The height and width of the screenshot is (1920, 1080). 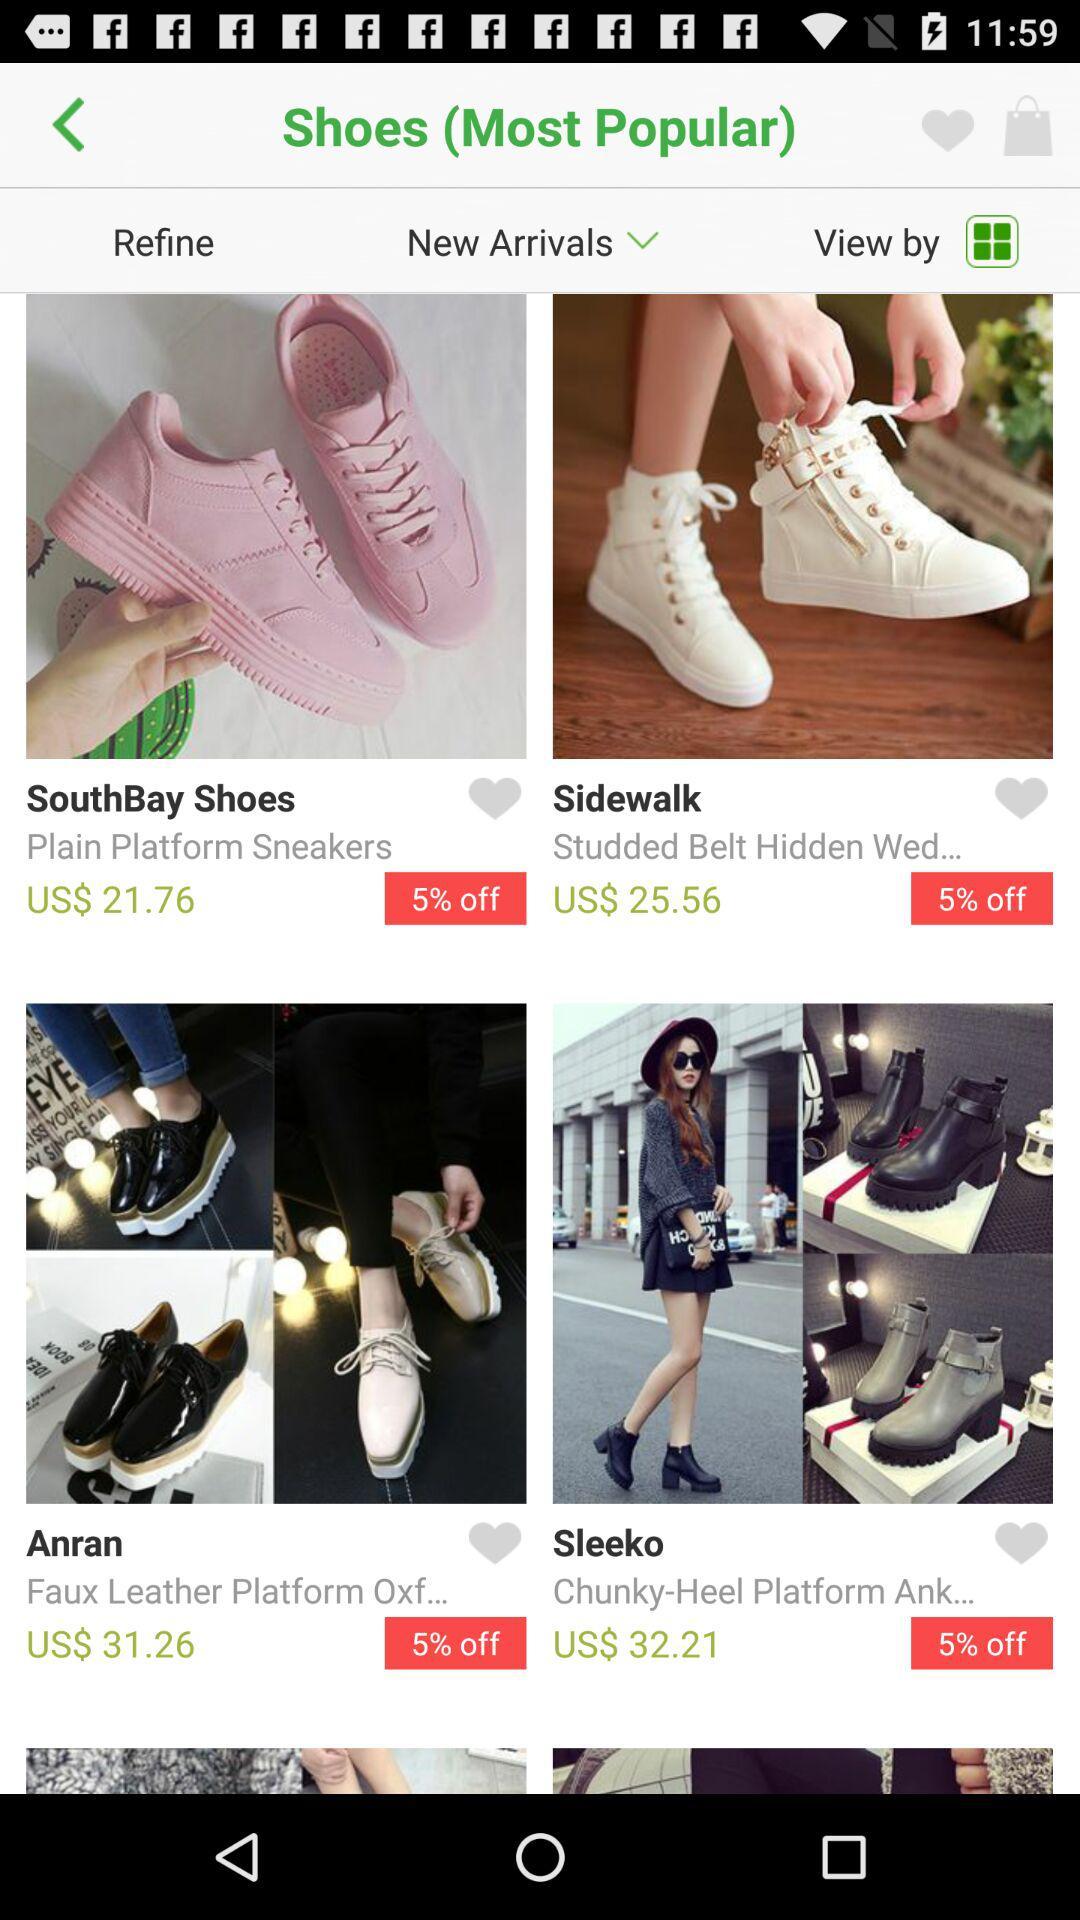 What do you see at coordinates (490, 822) in the screenshot?
I see `like` at bounding box center [490, 822].